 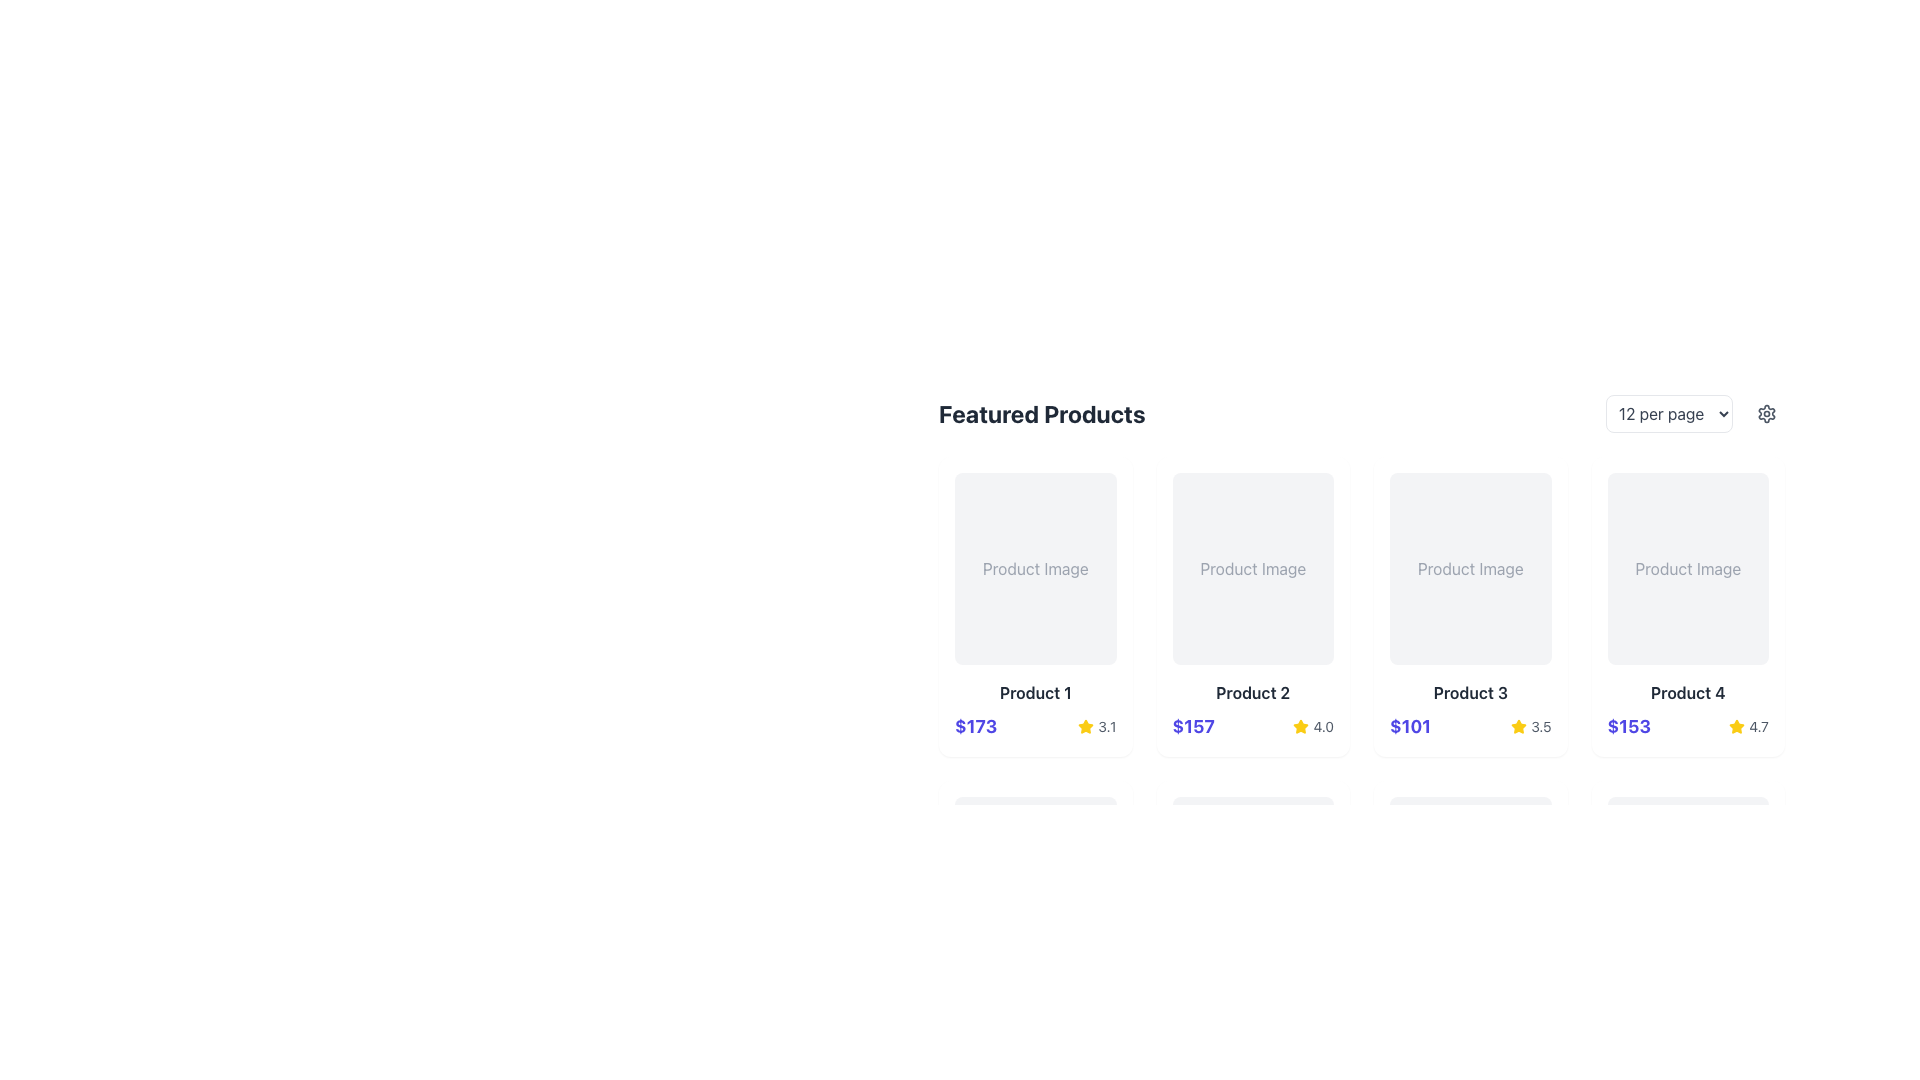 What do you see at coordinates (1766, 412) in the screenshot?
I see `the gear-shaped settings icon located in the top-right section of the interface` at bounding box center [1766, 412].